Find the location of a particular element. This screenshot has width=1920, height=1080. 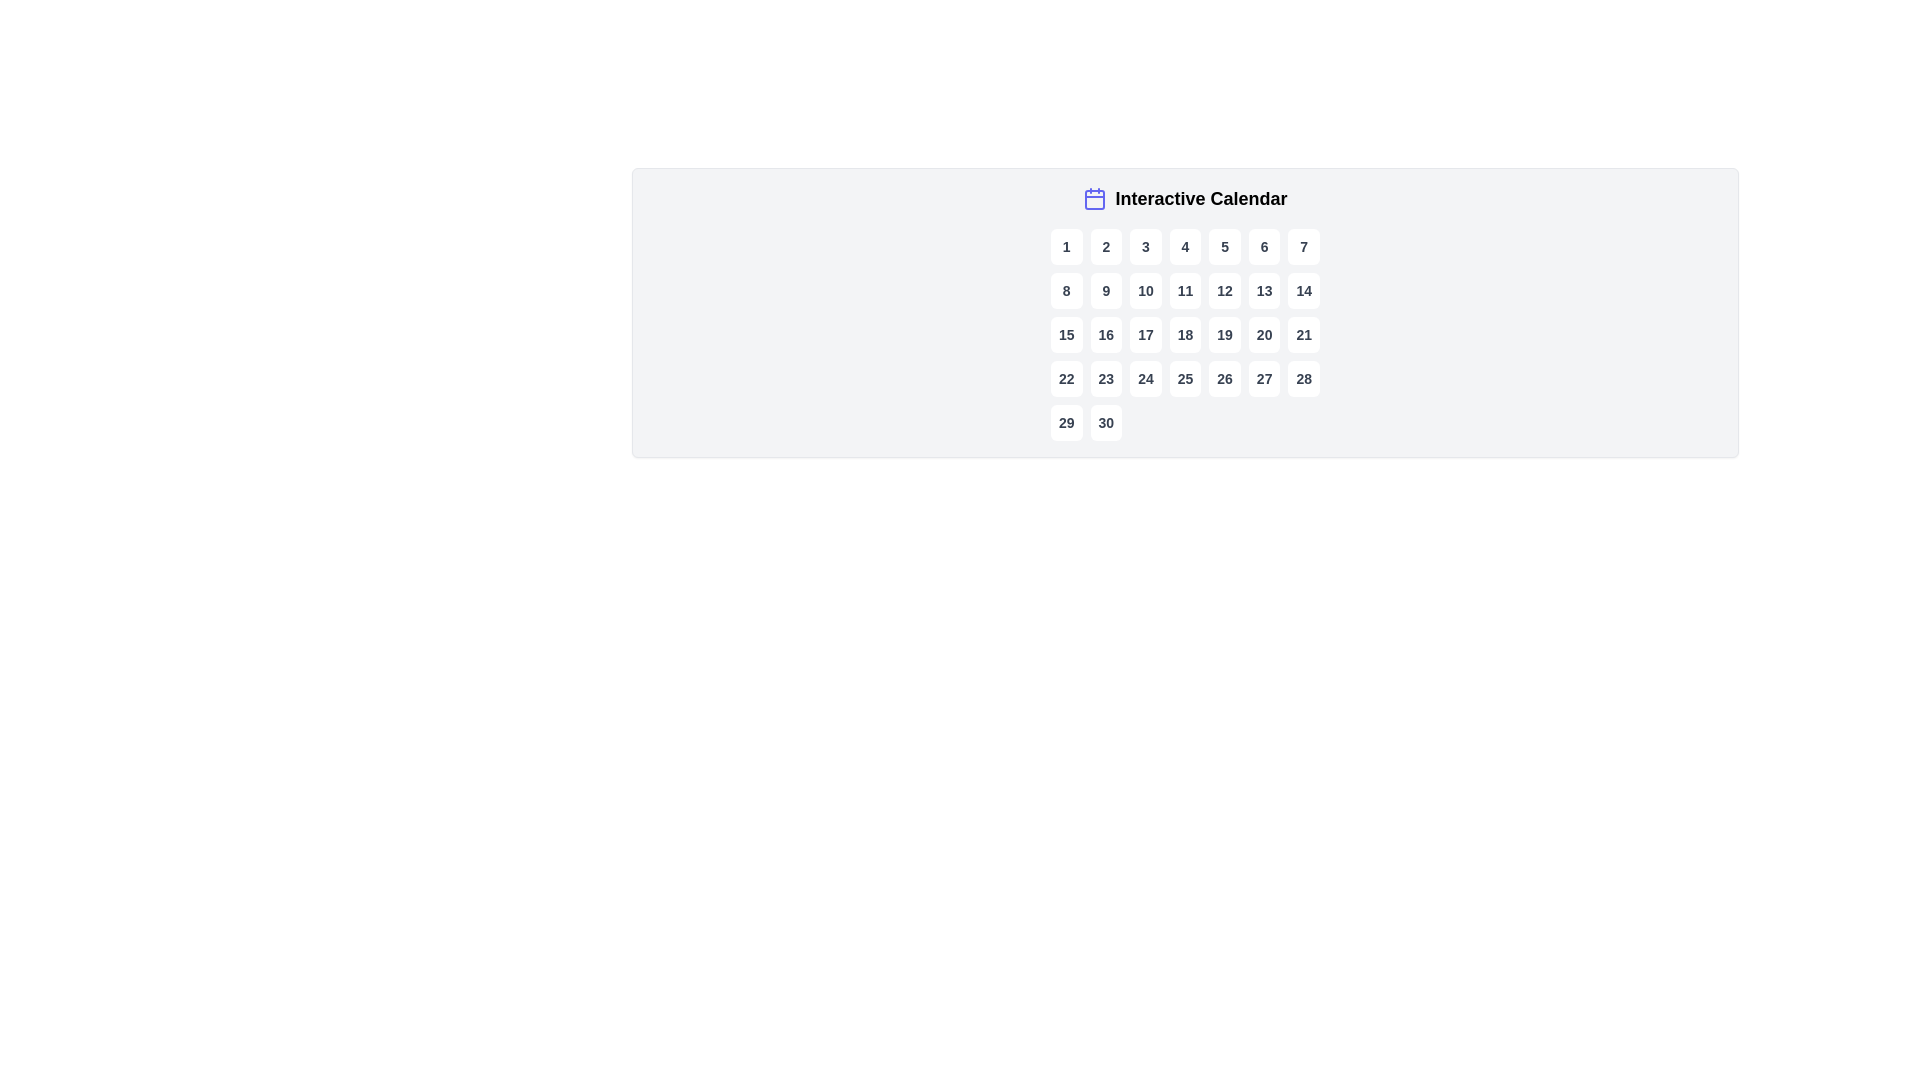

the first day button in the calendar grid is located at coordinates (1065, 245).